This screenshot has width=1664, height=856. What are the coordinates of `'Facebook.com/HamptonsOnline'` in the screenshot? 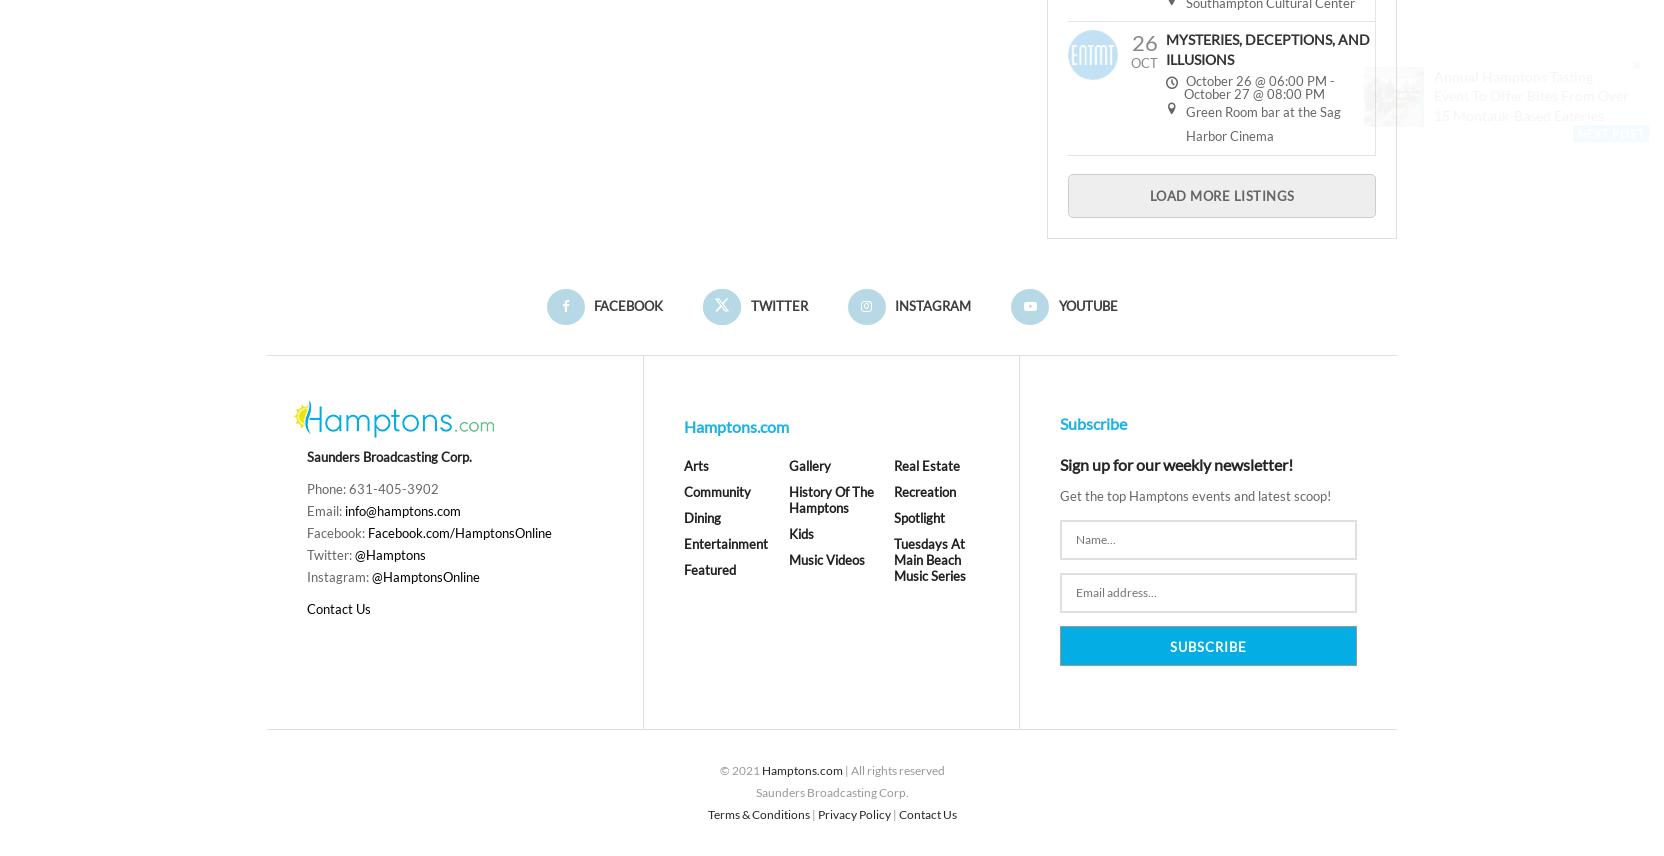 It's located at (458, 533).